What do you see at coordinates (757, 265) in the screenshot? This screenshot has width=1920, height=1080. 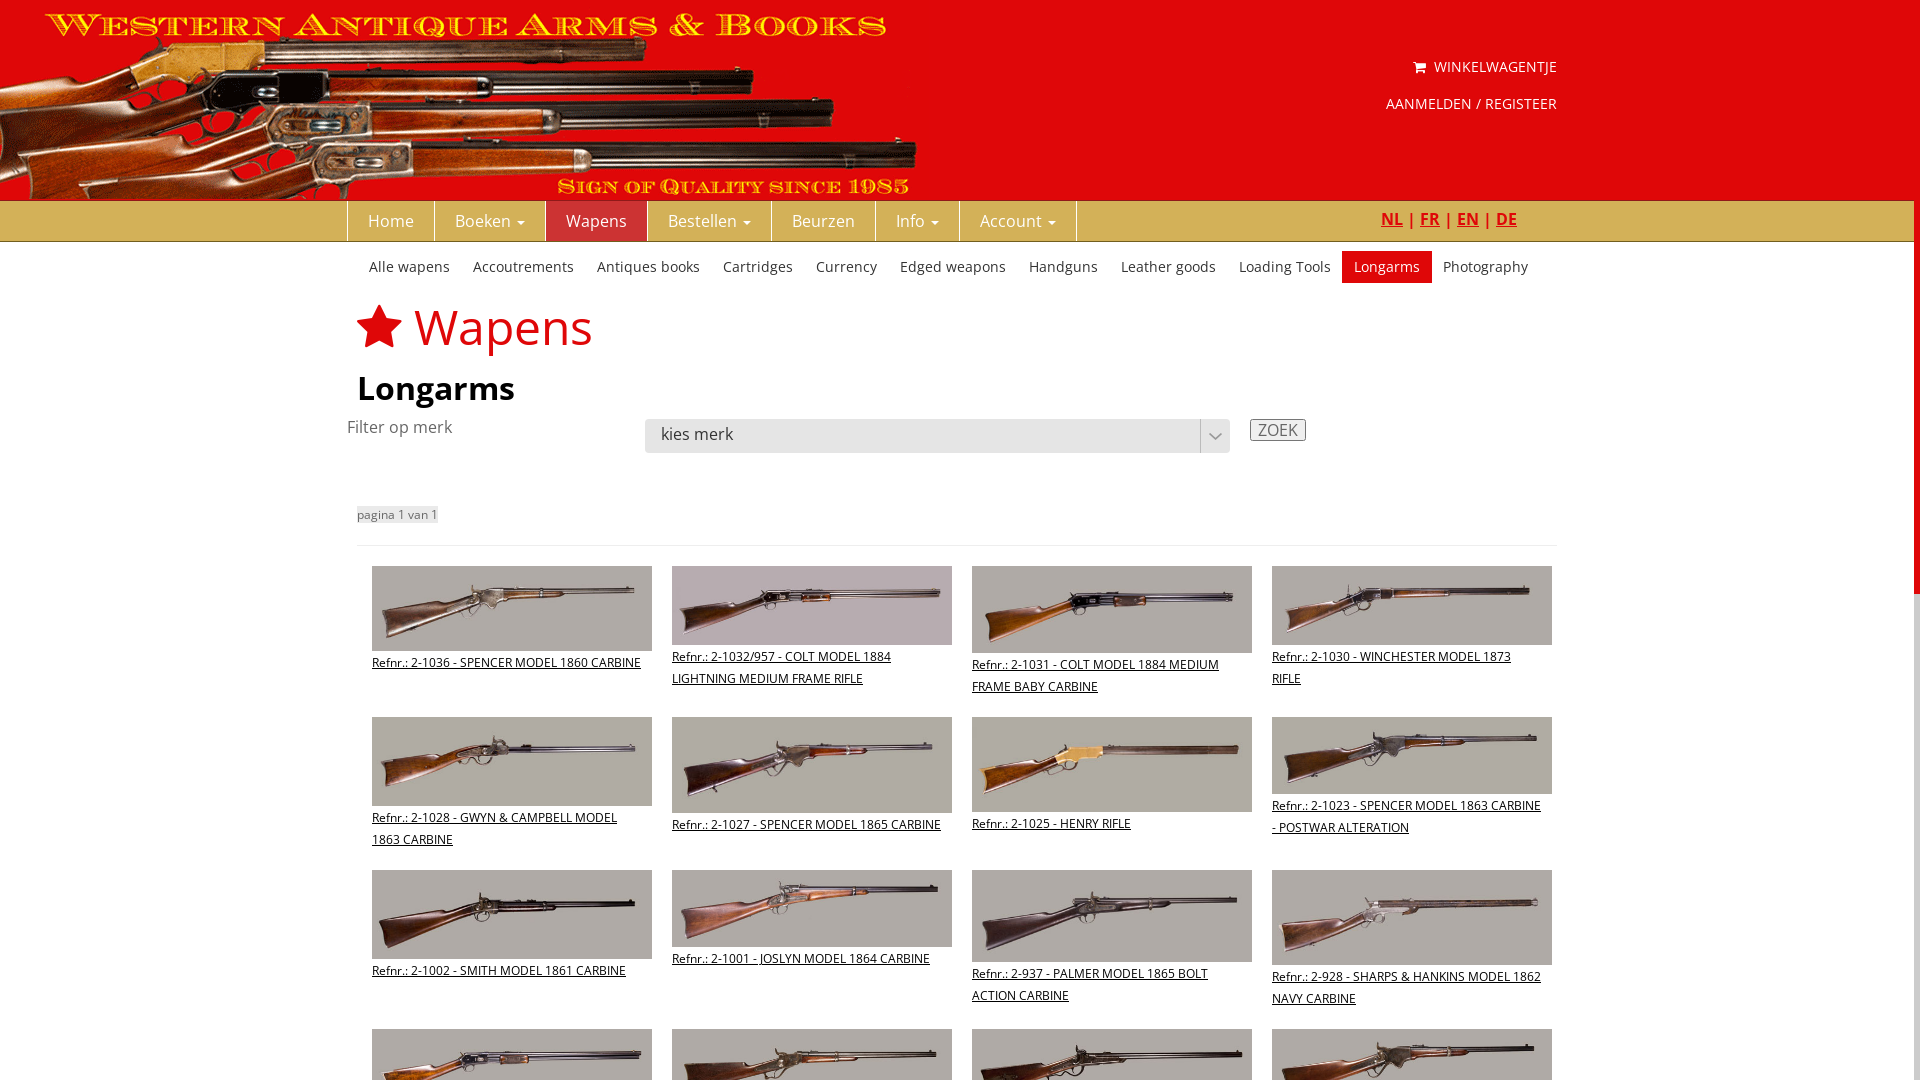 I see `'Cartridges'` at bounding box center [757, 265].